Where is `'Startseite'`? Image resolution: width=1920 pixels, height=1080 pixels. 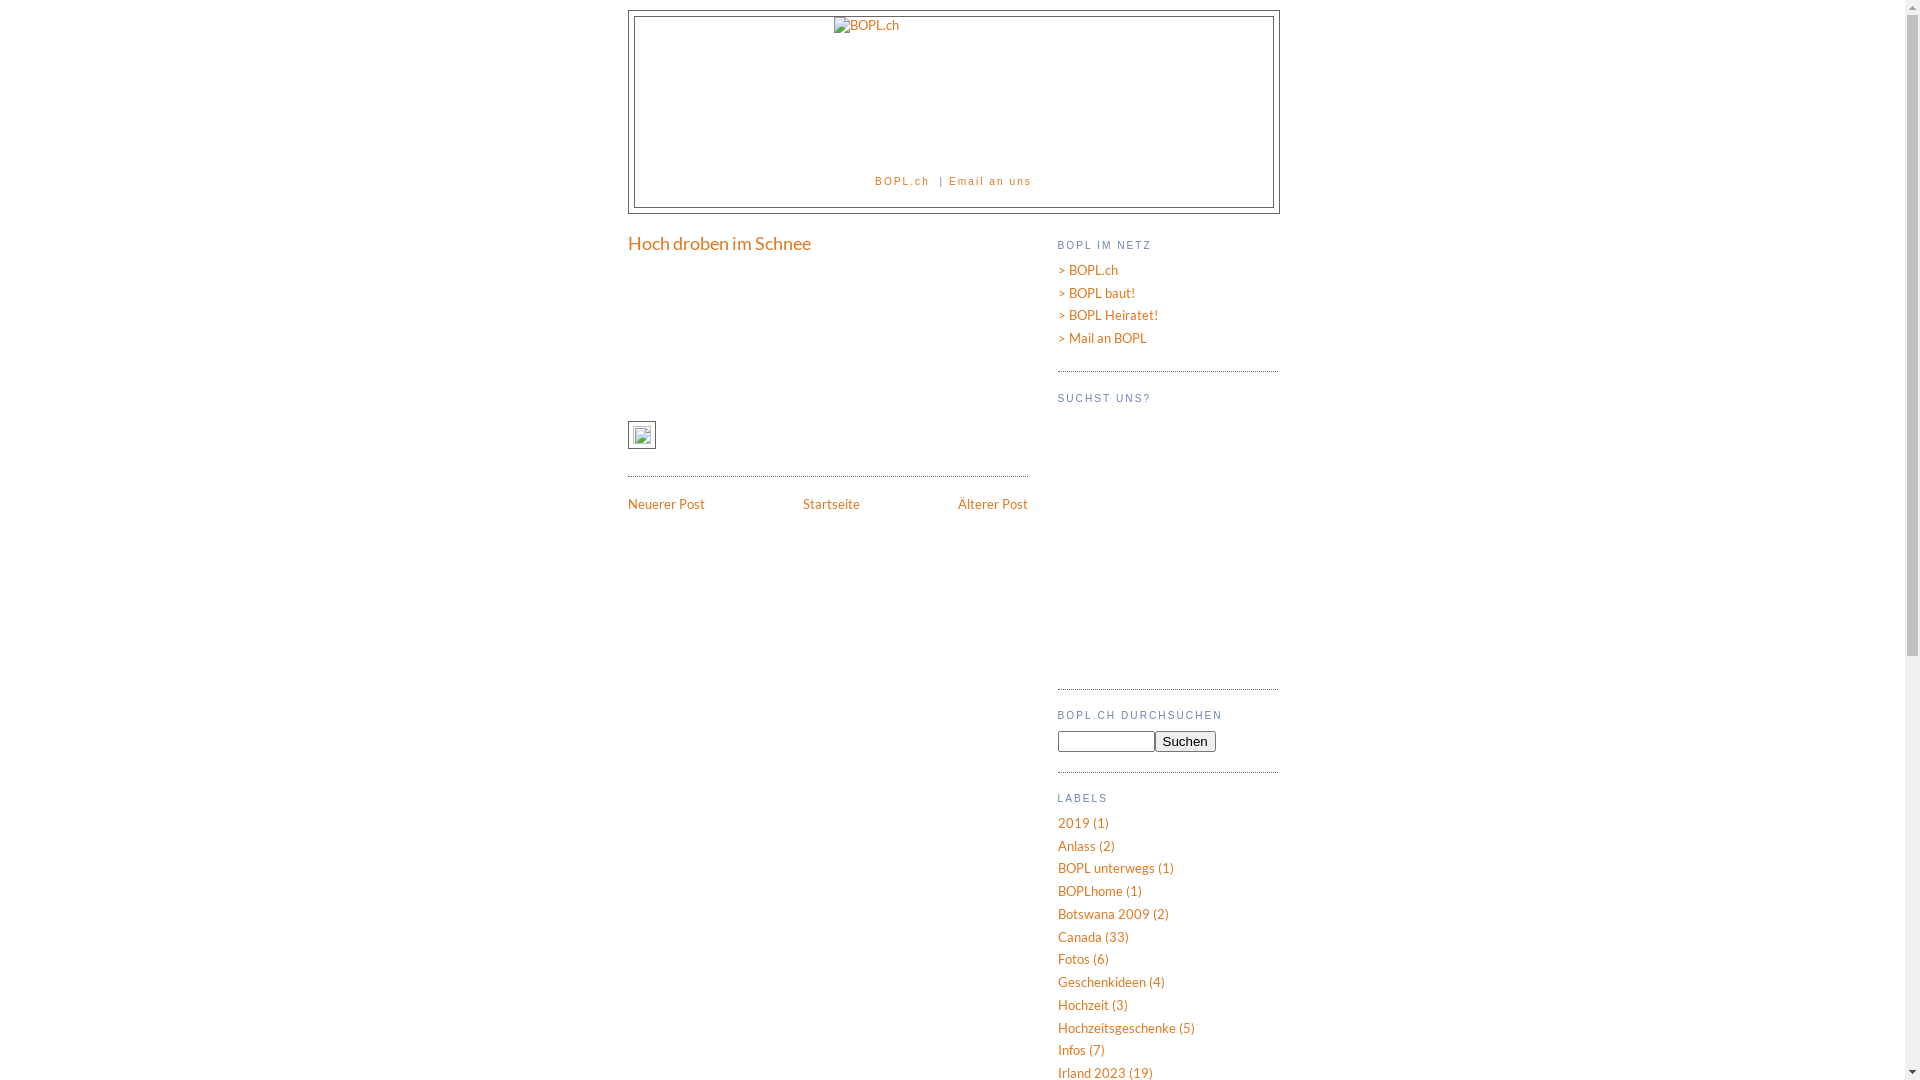 'Startseite' is located at coordinates (830, 503).